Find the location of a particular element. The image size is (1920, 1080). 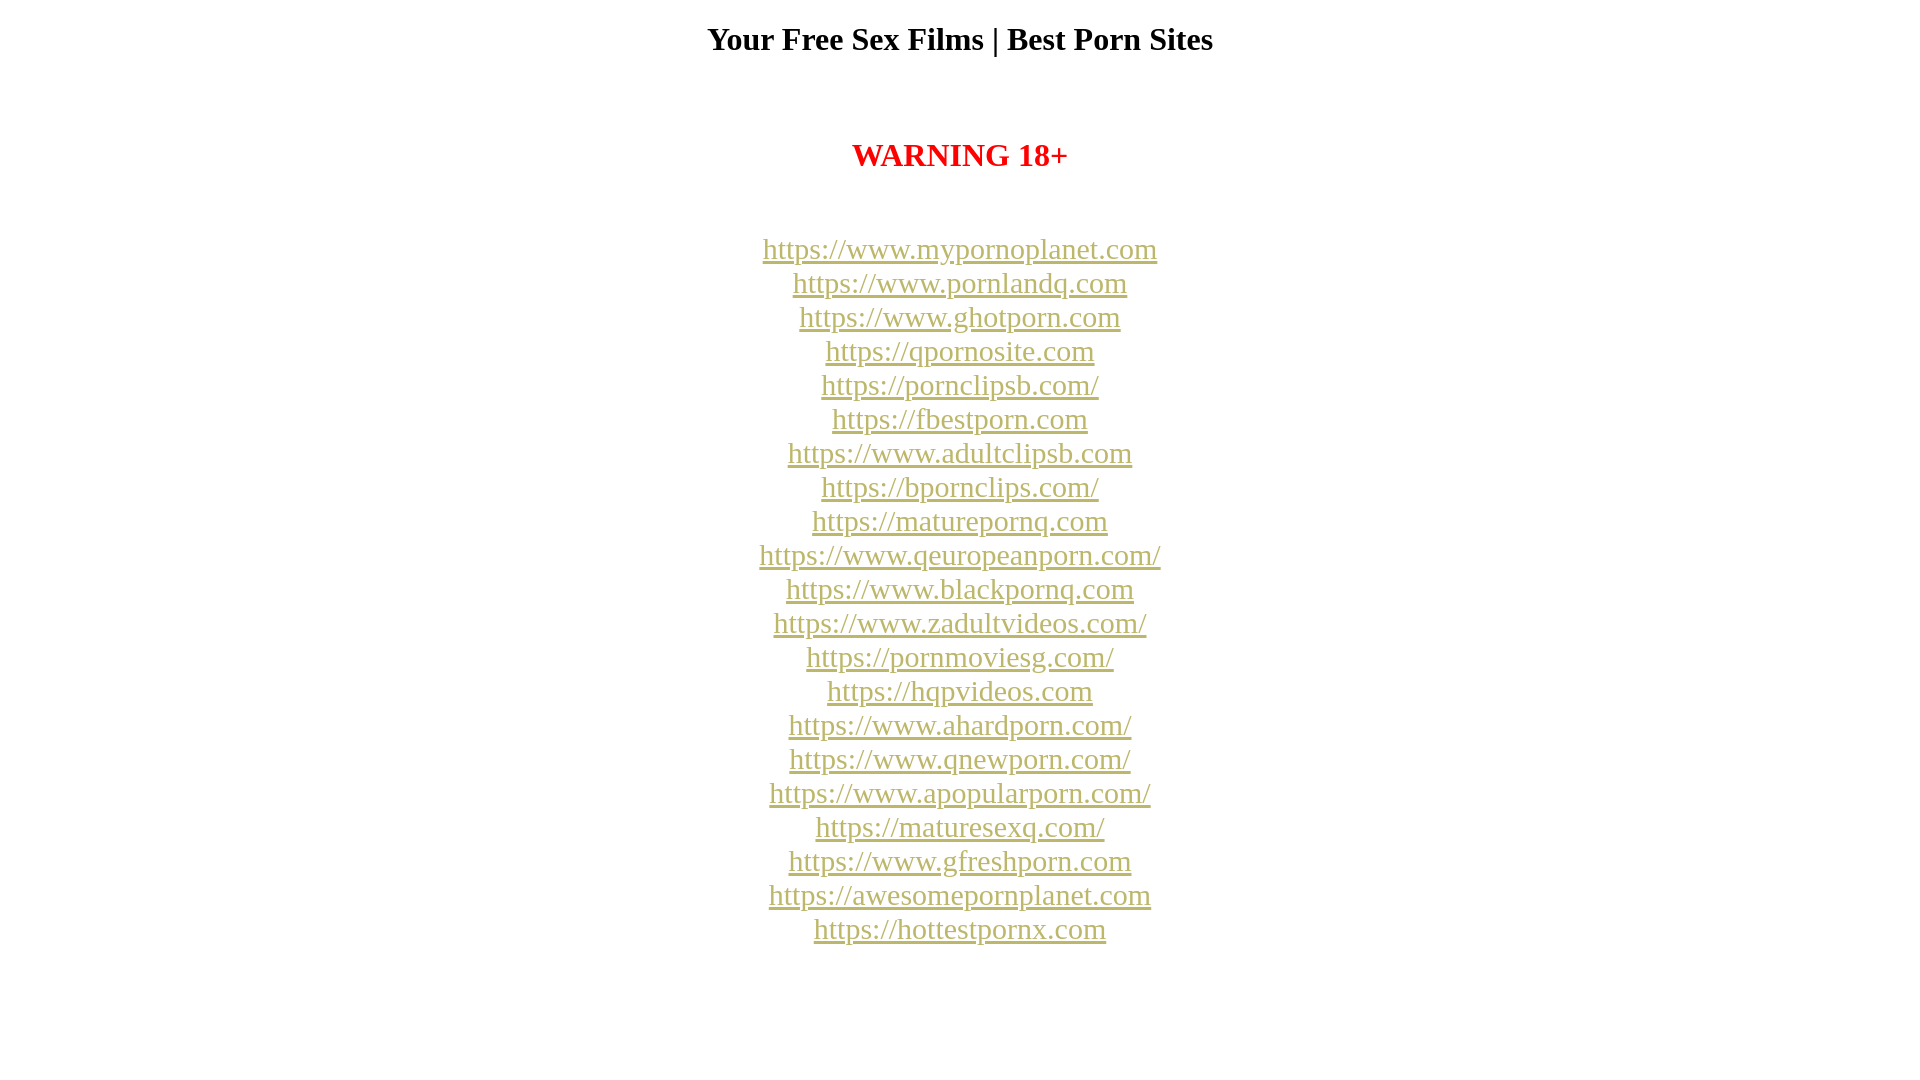

'https://awesomepornplanet.com' is located at coordinates (960, 893).